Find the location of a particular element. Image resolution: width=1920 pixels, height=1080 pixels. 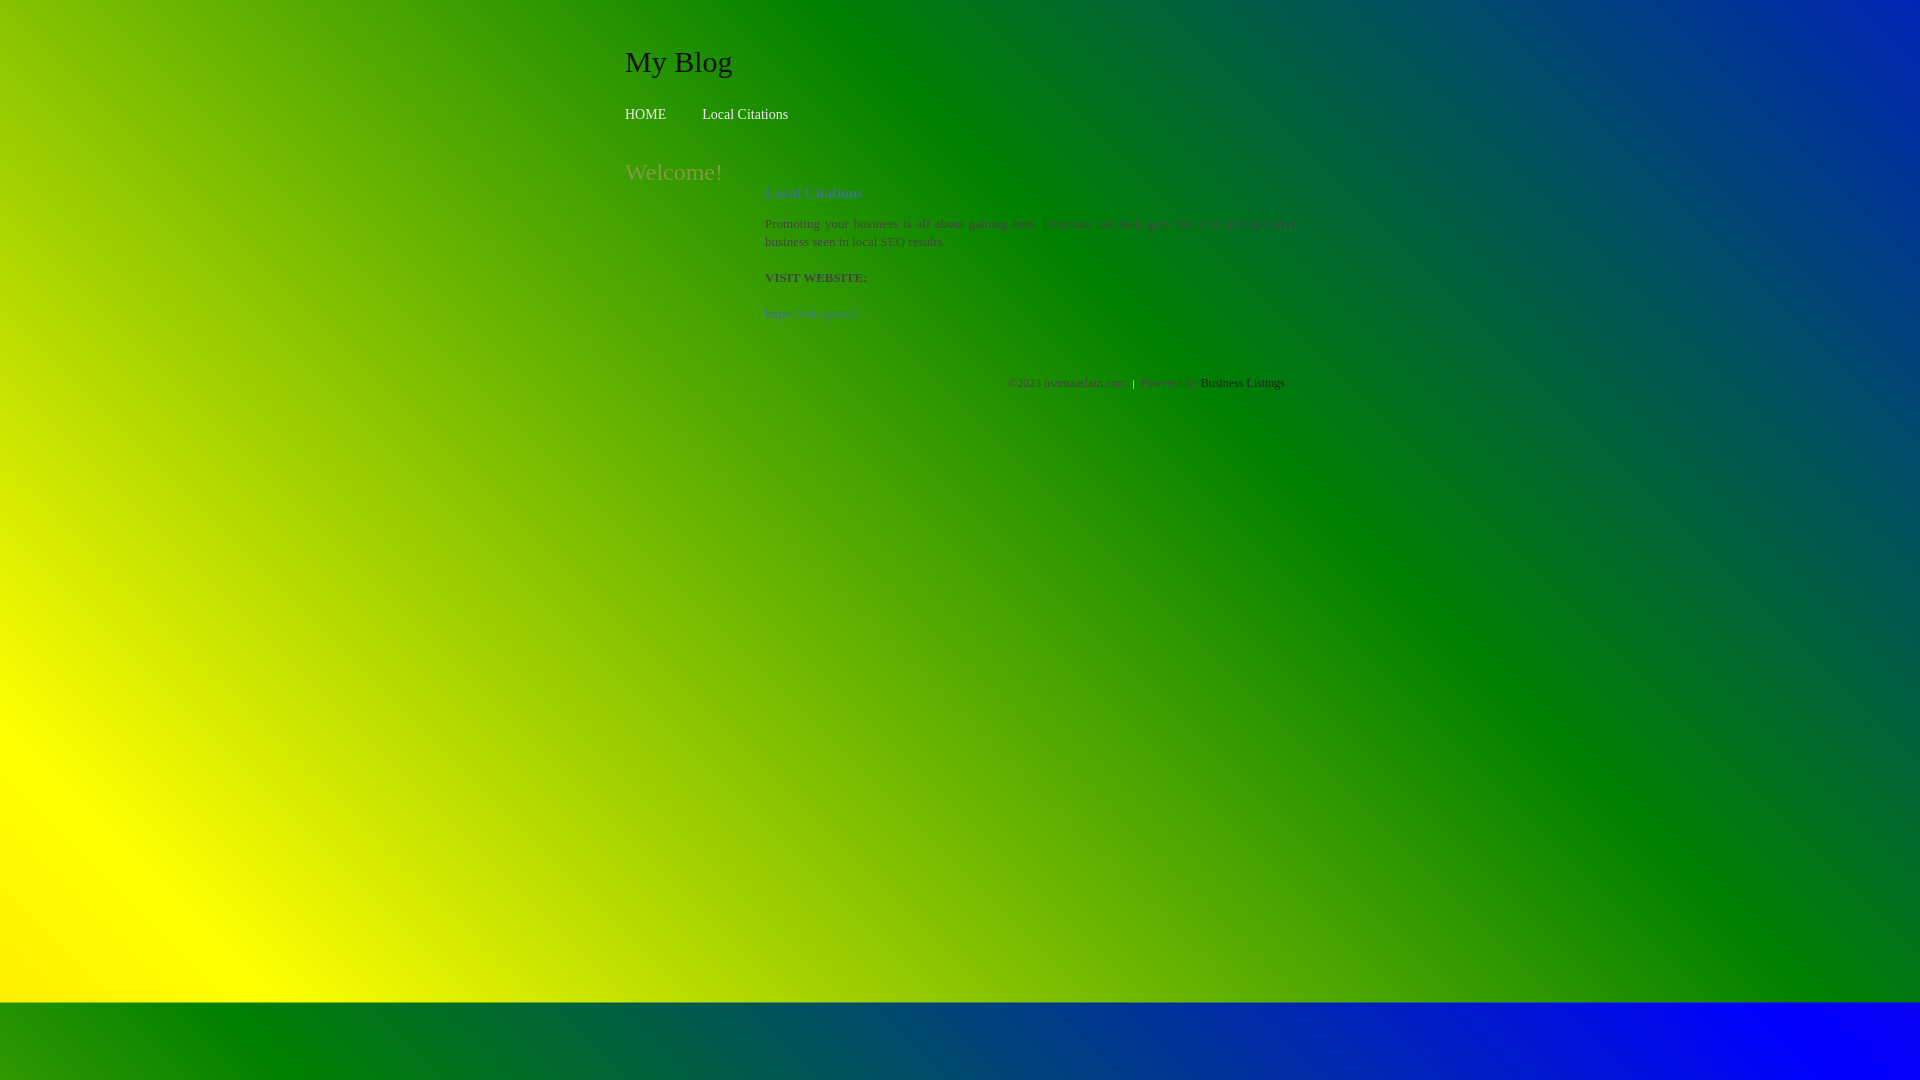

'Local Citations' is located at coordinates (743, 114).